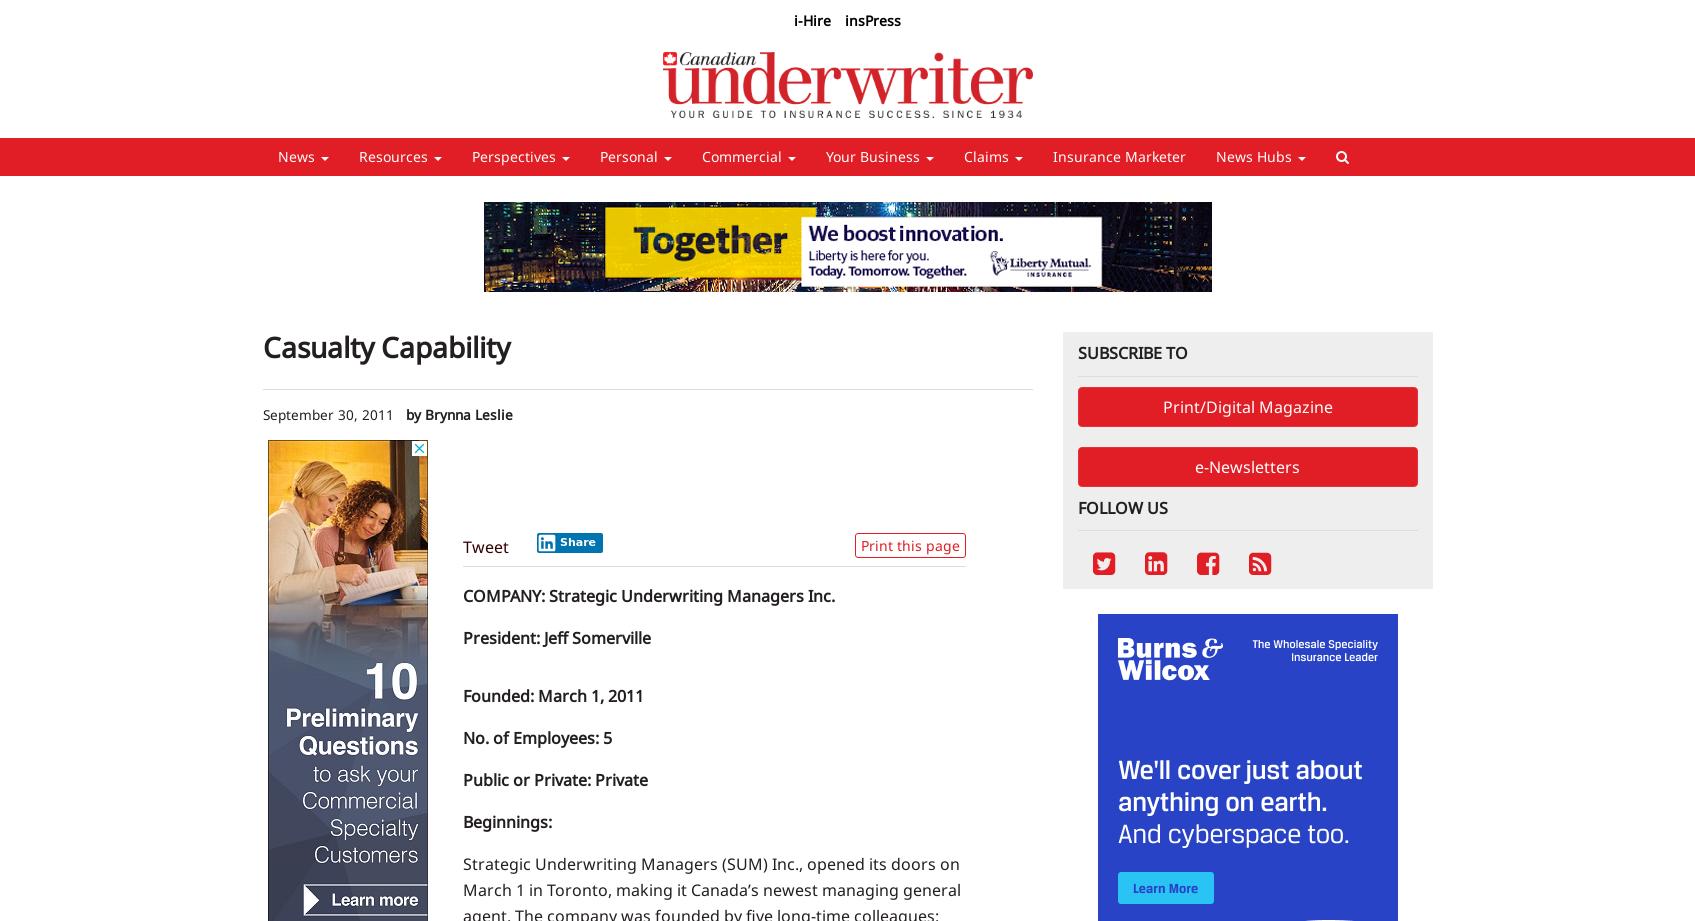 The width and height of the screenshot is (1695, 921). I want to click on 'Casualty Capability', so click(262, 347).